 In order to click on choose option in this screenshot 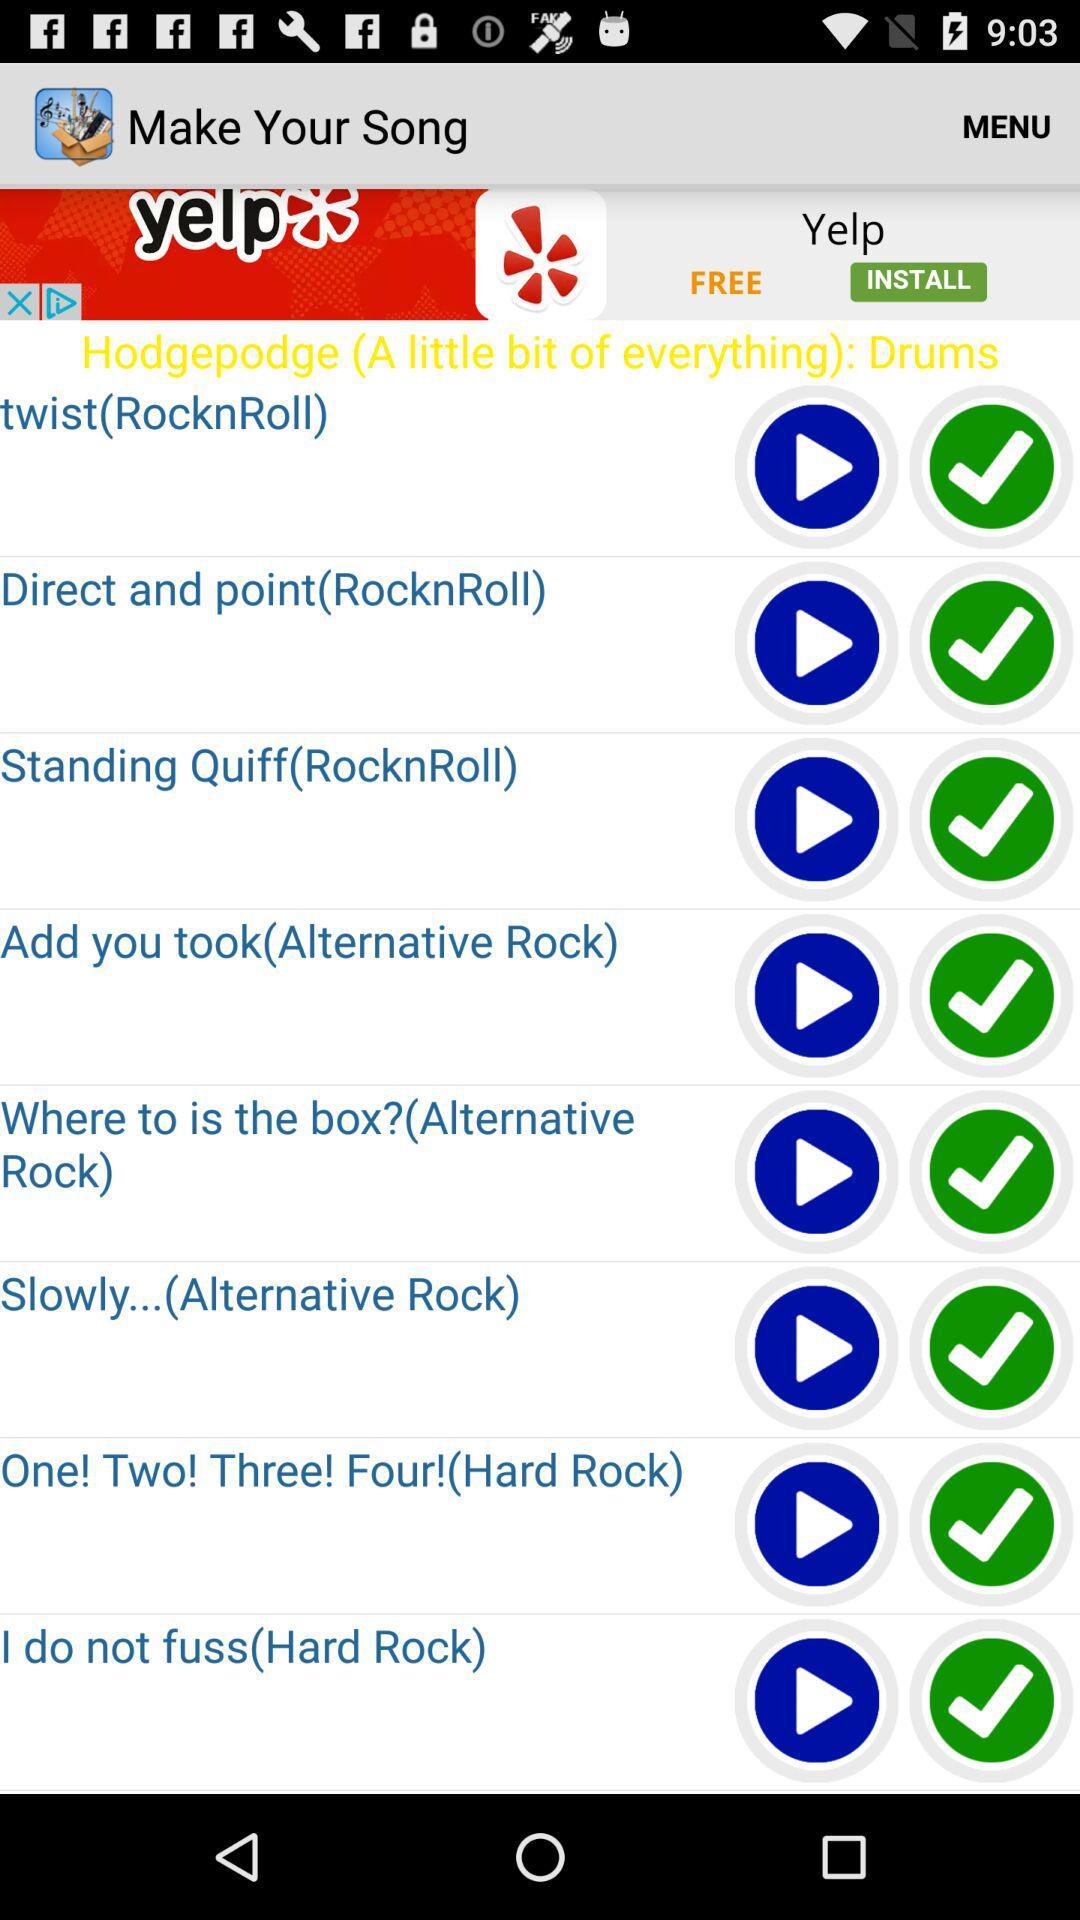, I will do `click(992, 644)`.